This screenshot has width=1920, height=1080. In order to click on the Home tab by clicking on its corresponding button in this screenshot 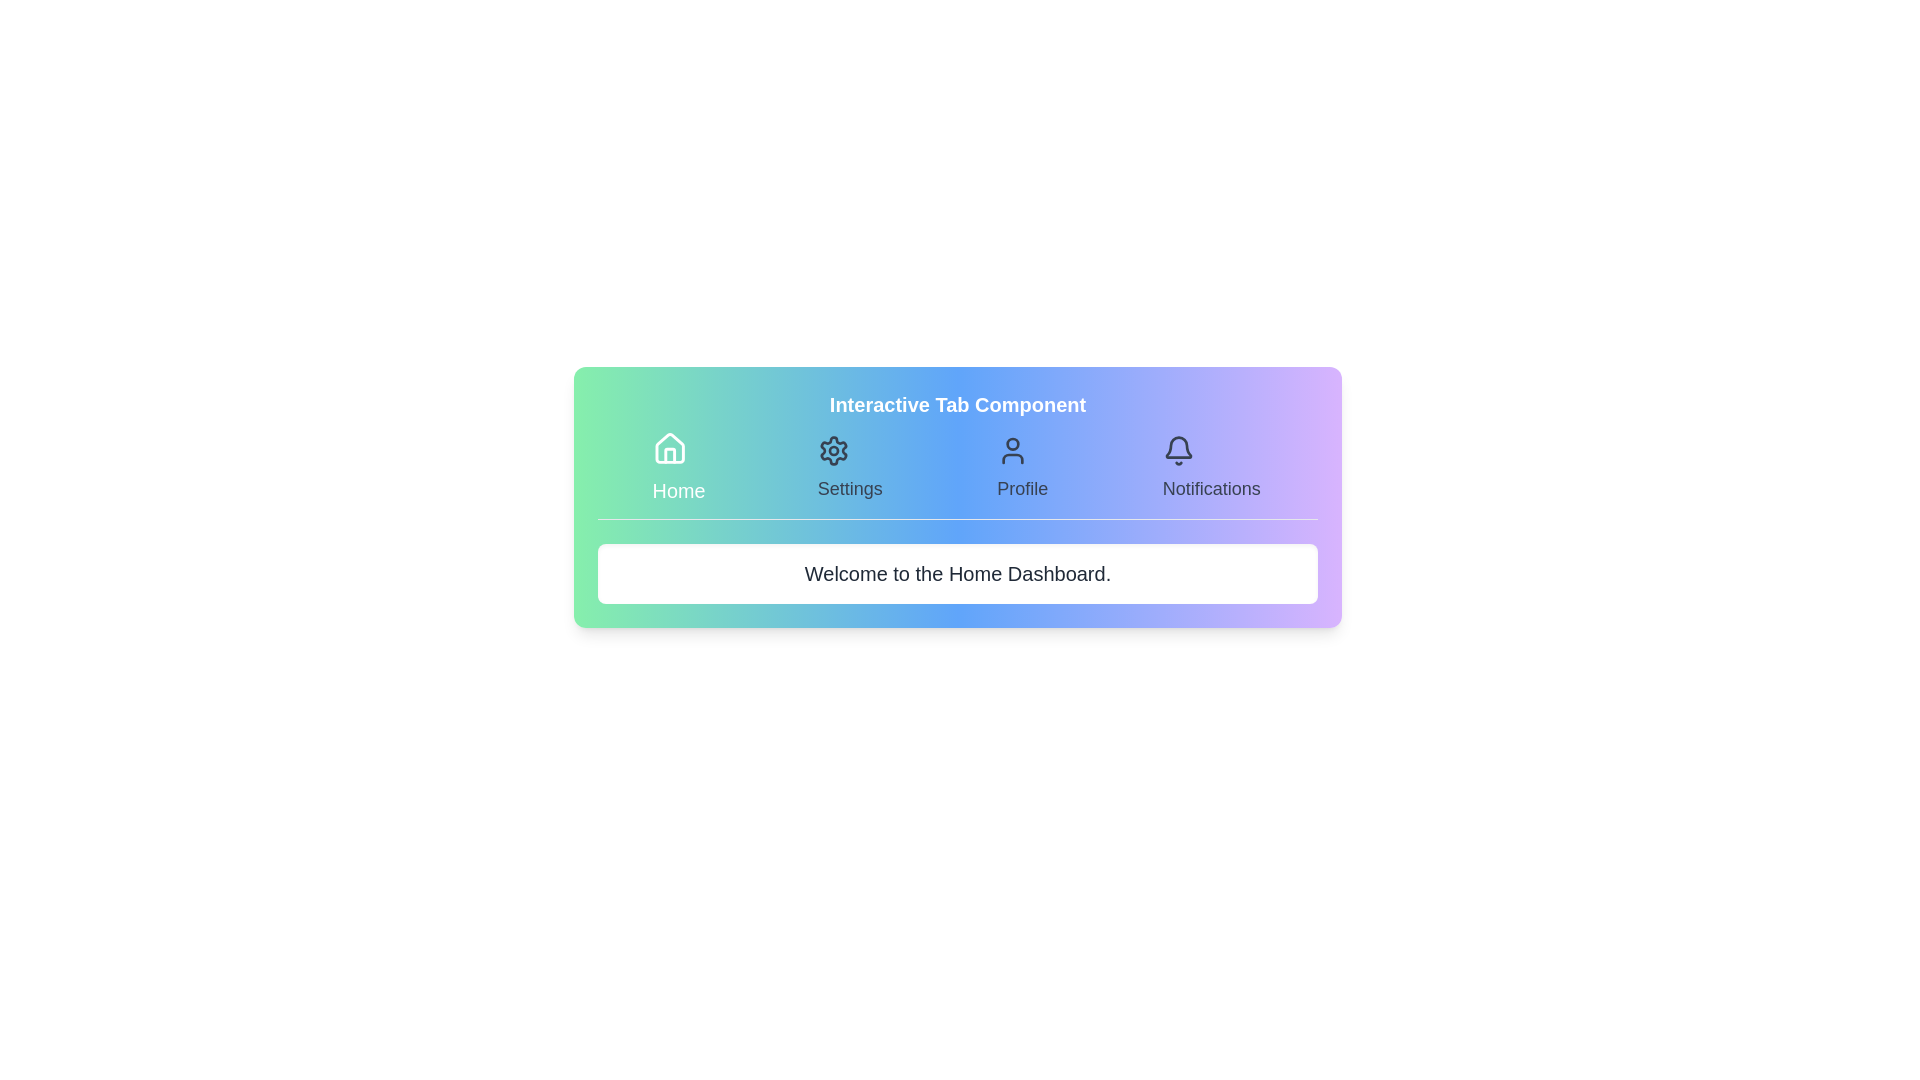, I will do `click(678, 469)`.